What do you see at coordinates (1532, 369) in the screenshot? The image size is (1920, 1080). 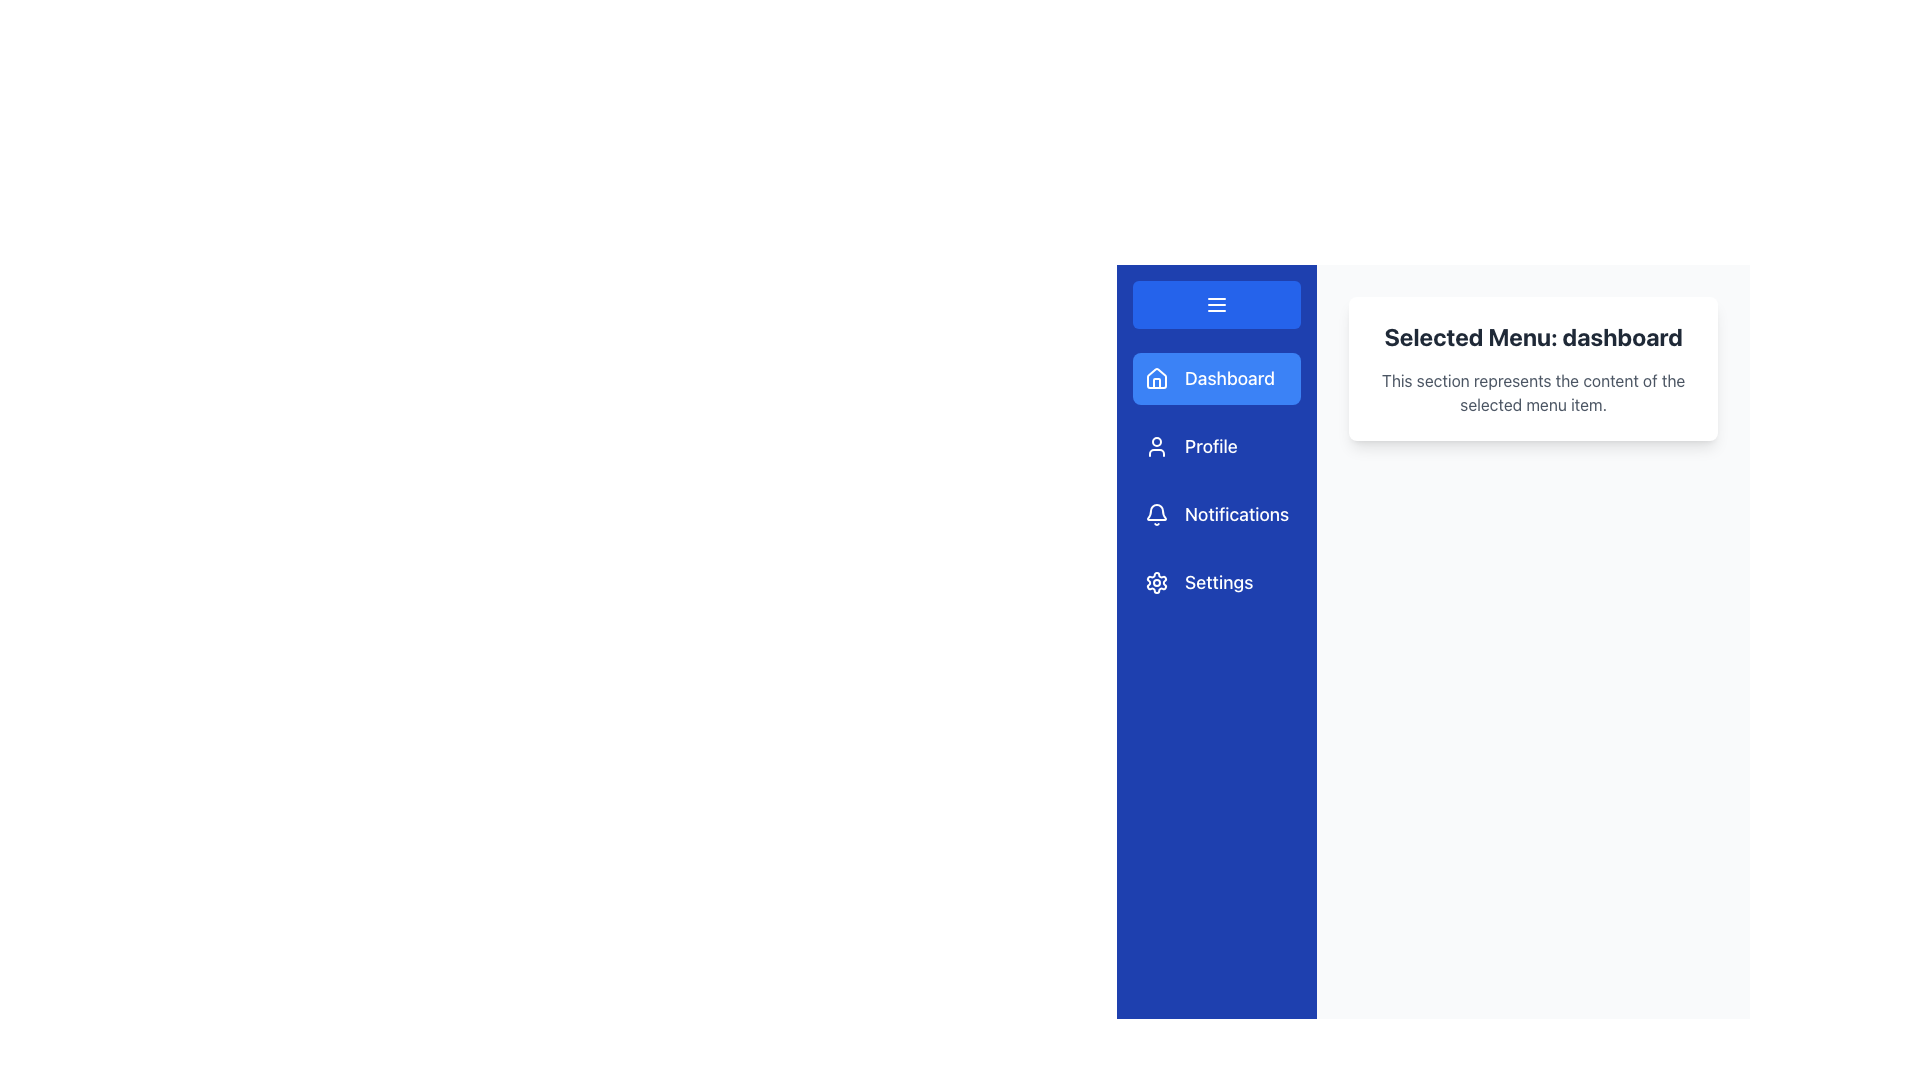 I see `the Informative card located in the top right quadrant of the interface, which displays information about the currently selected option in the navigation menu` at bounding box center [1532, 369].